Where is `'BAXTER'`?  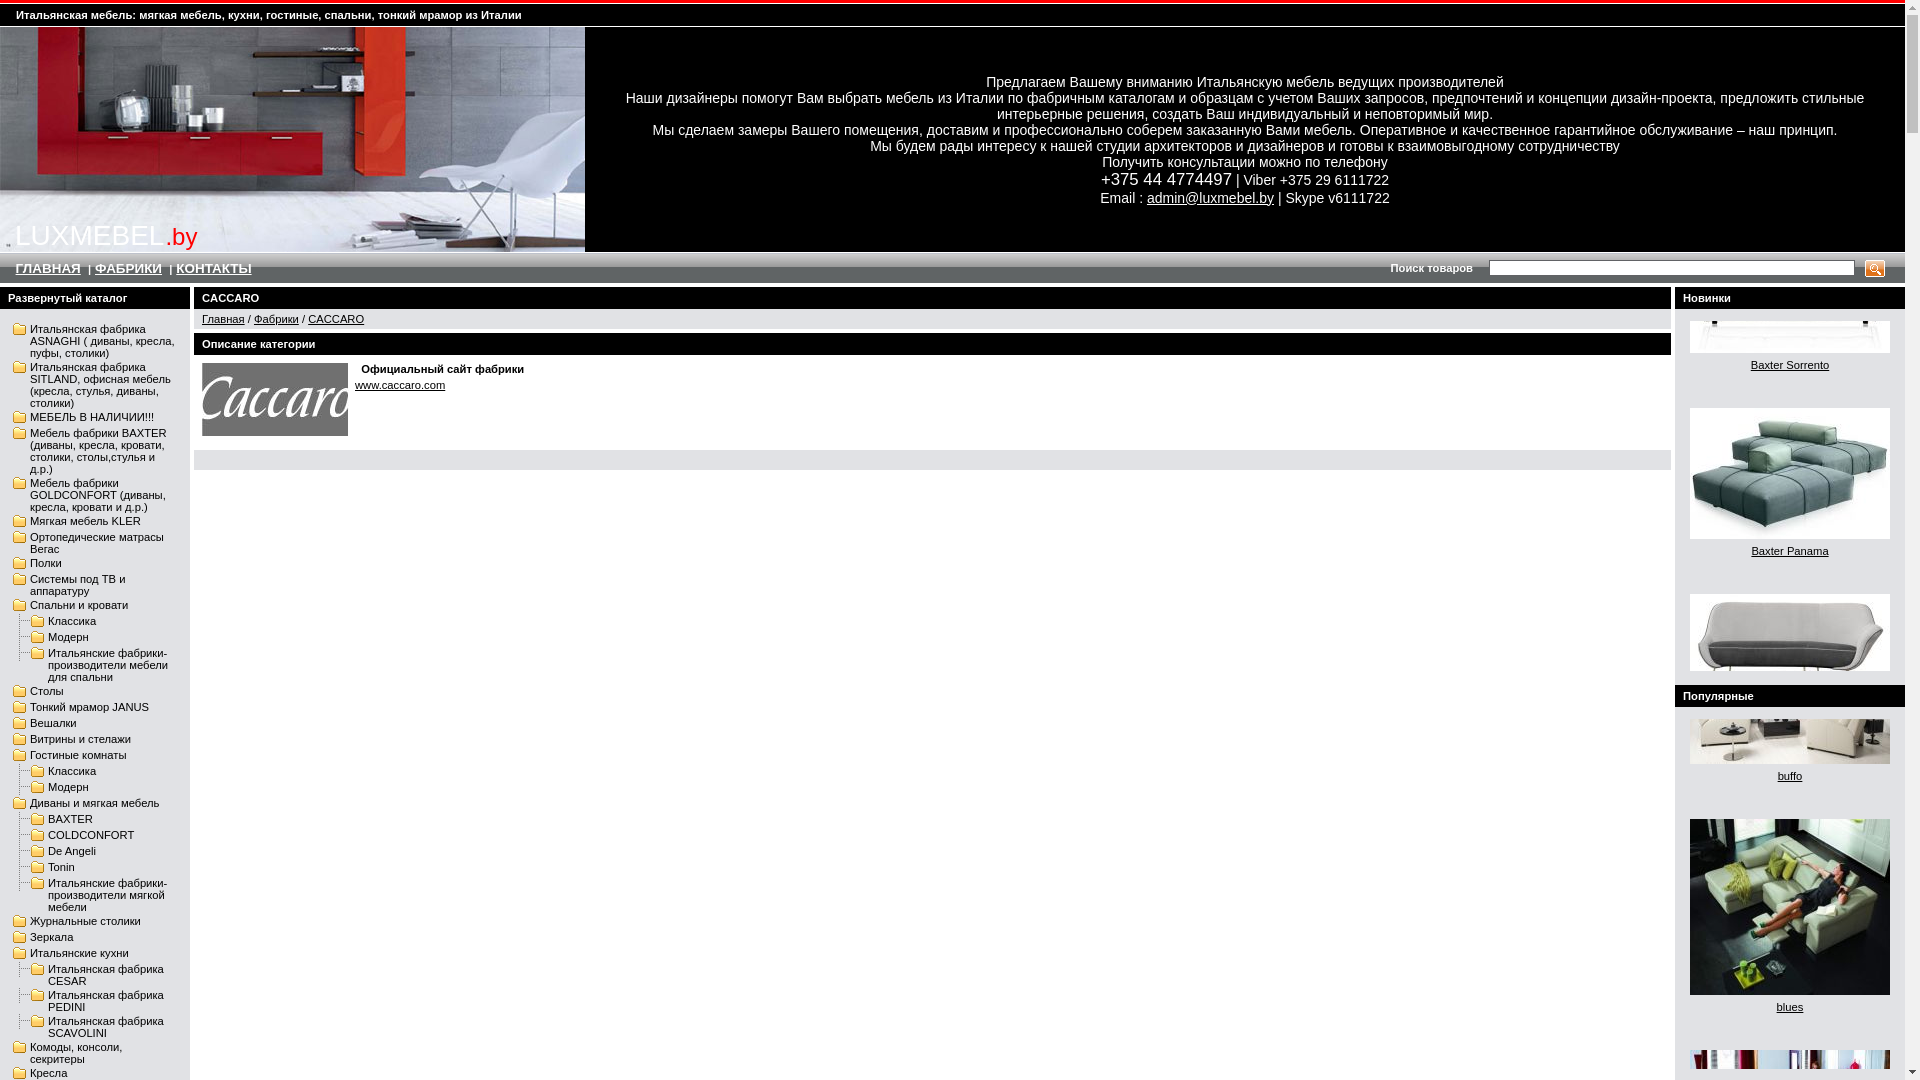 'BAXTER' is located at coordinates (70, 818).